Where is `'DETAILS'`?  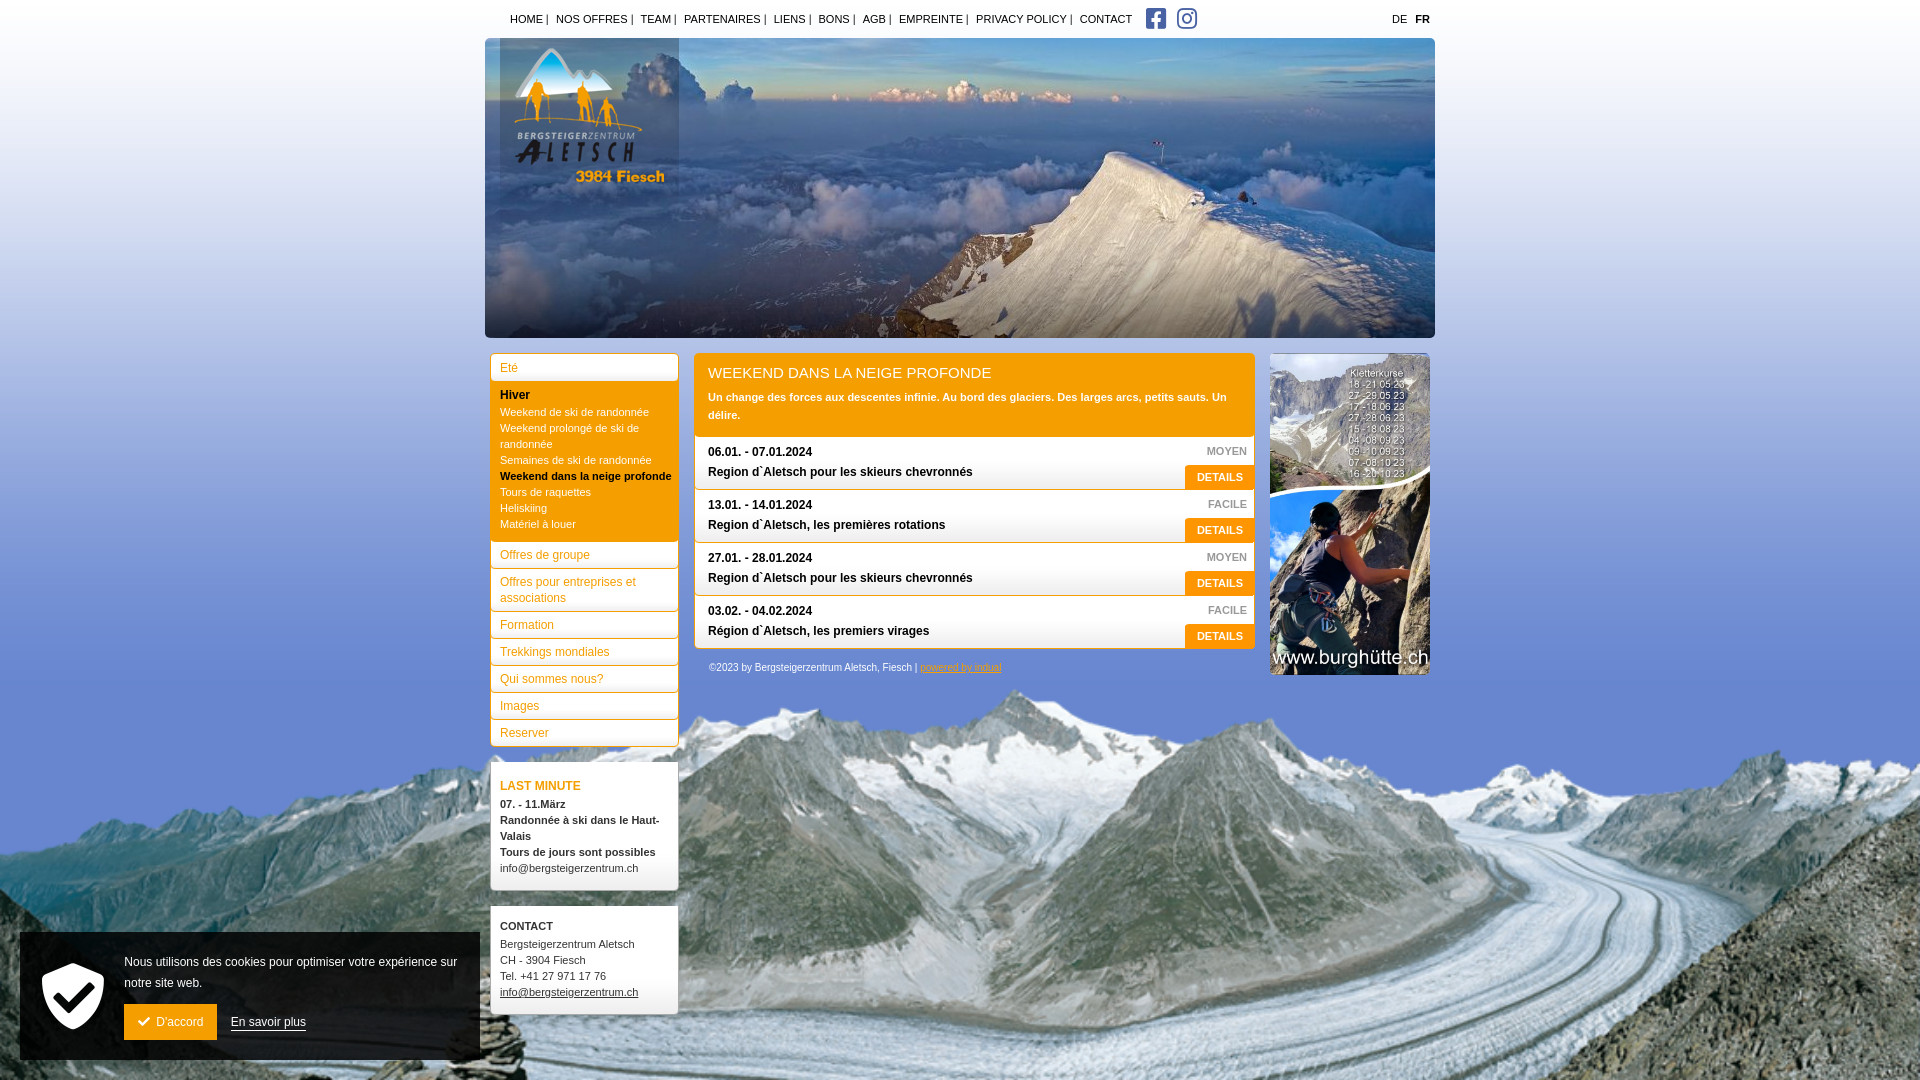 'DETAILS' is located at coordinates (1218, 636).